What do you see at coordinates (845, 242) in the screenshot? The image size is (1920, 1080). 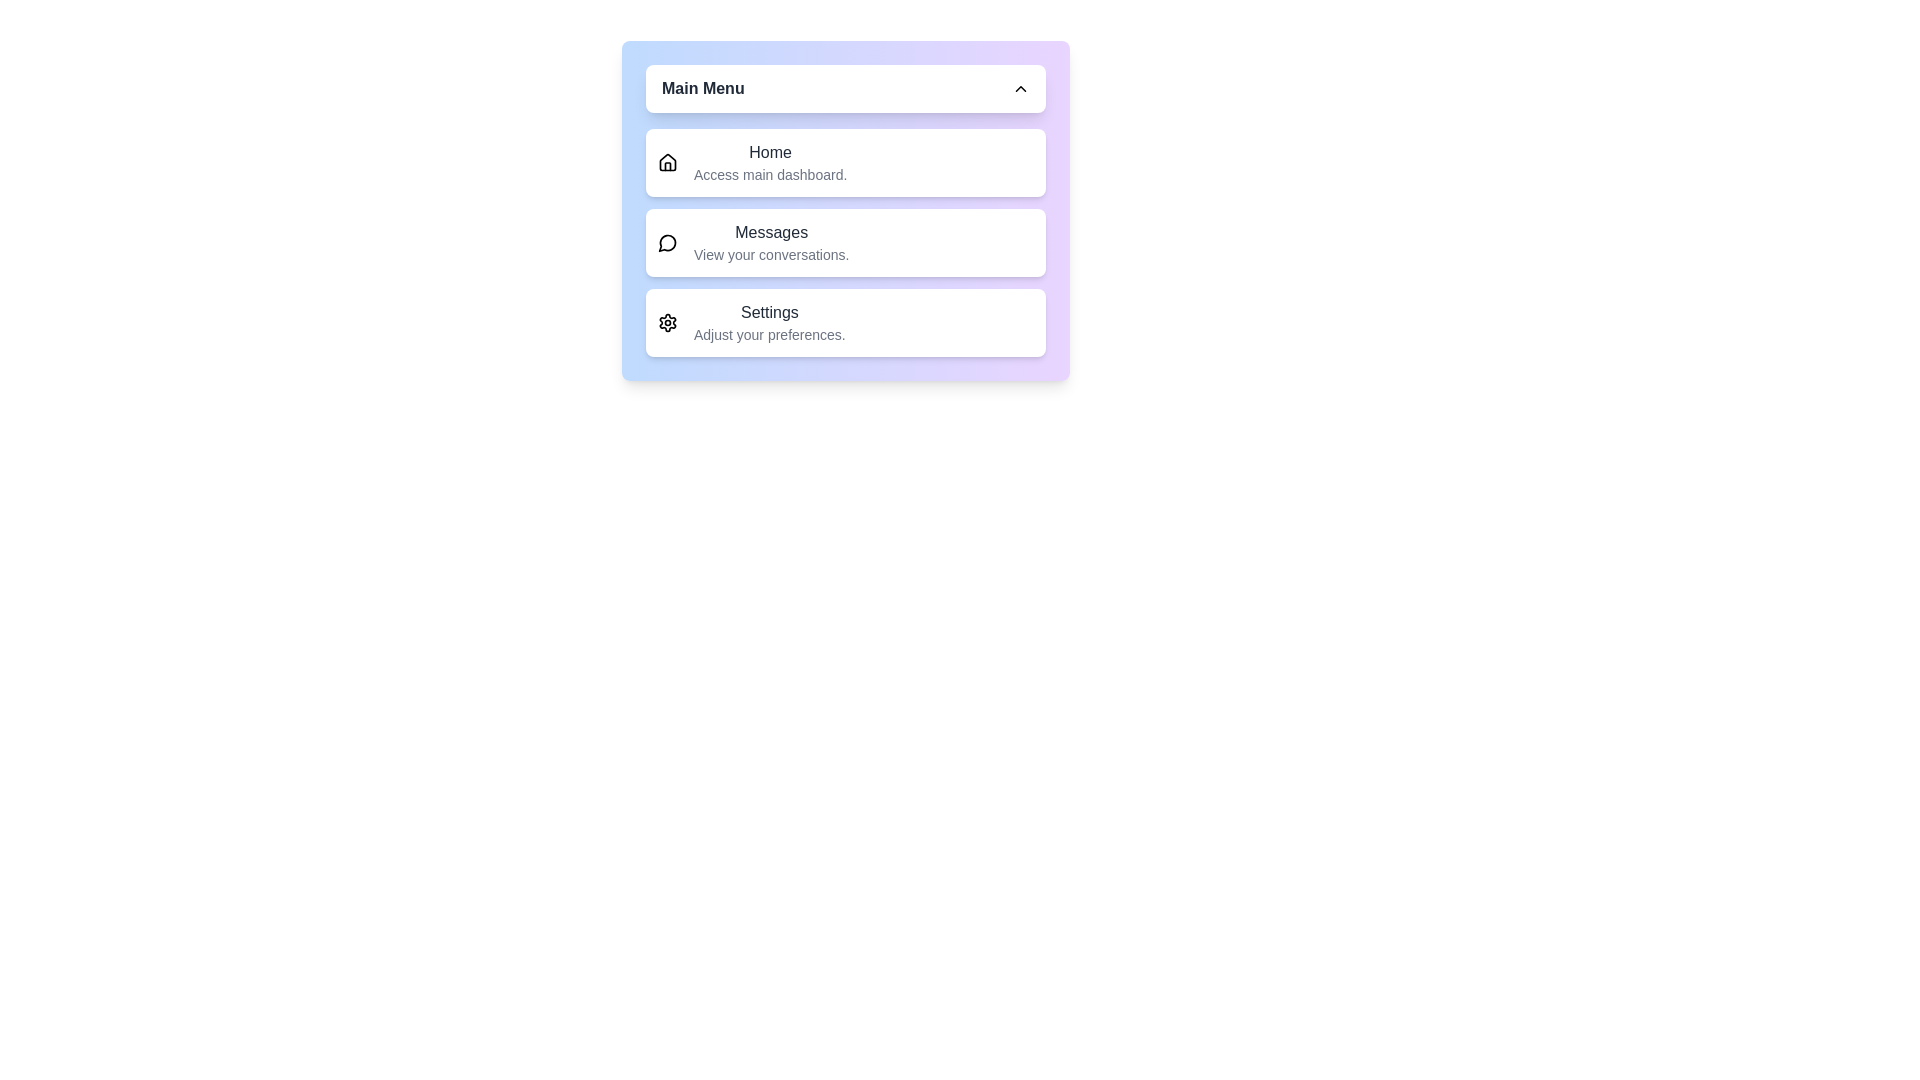 I see `the menu option Messages` at bounding box center [845, 242].